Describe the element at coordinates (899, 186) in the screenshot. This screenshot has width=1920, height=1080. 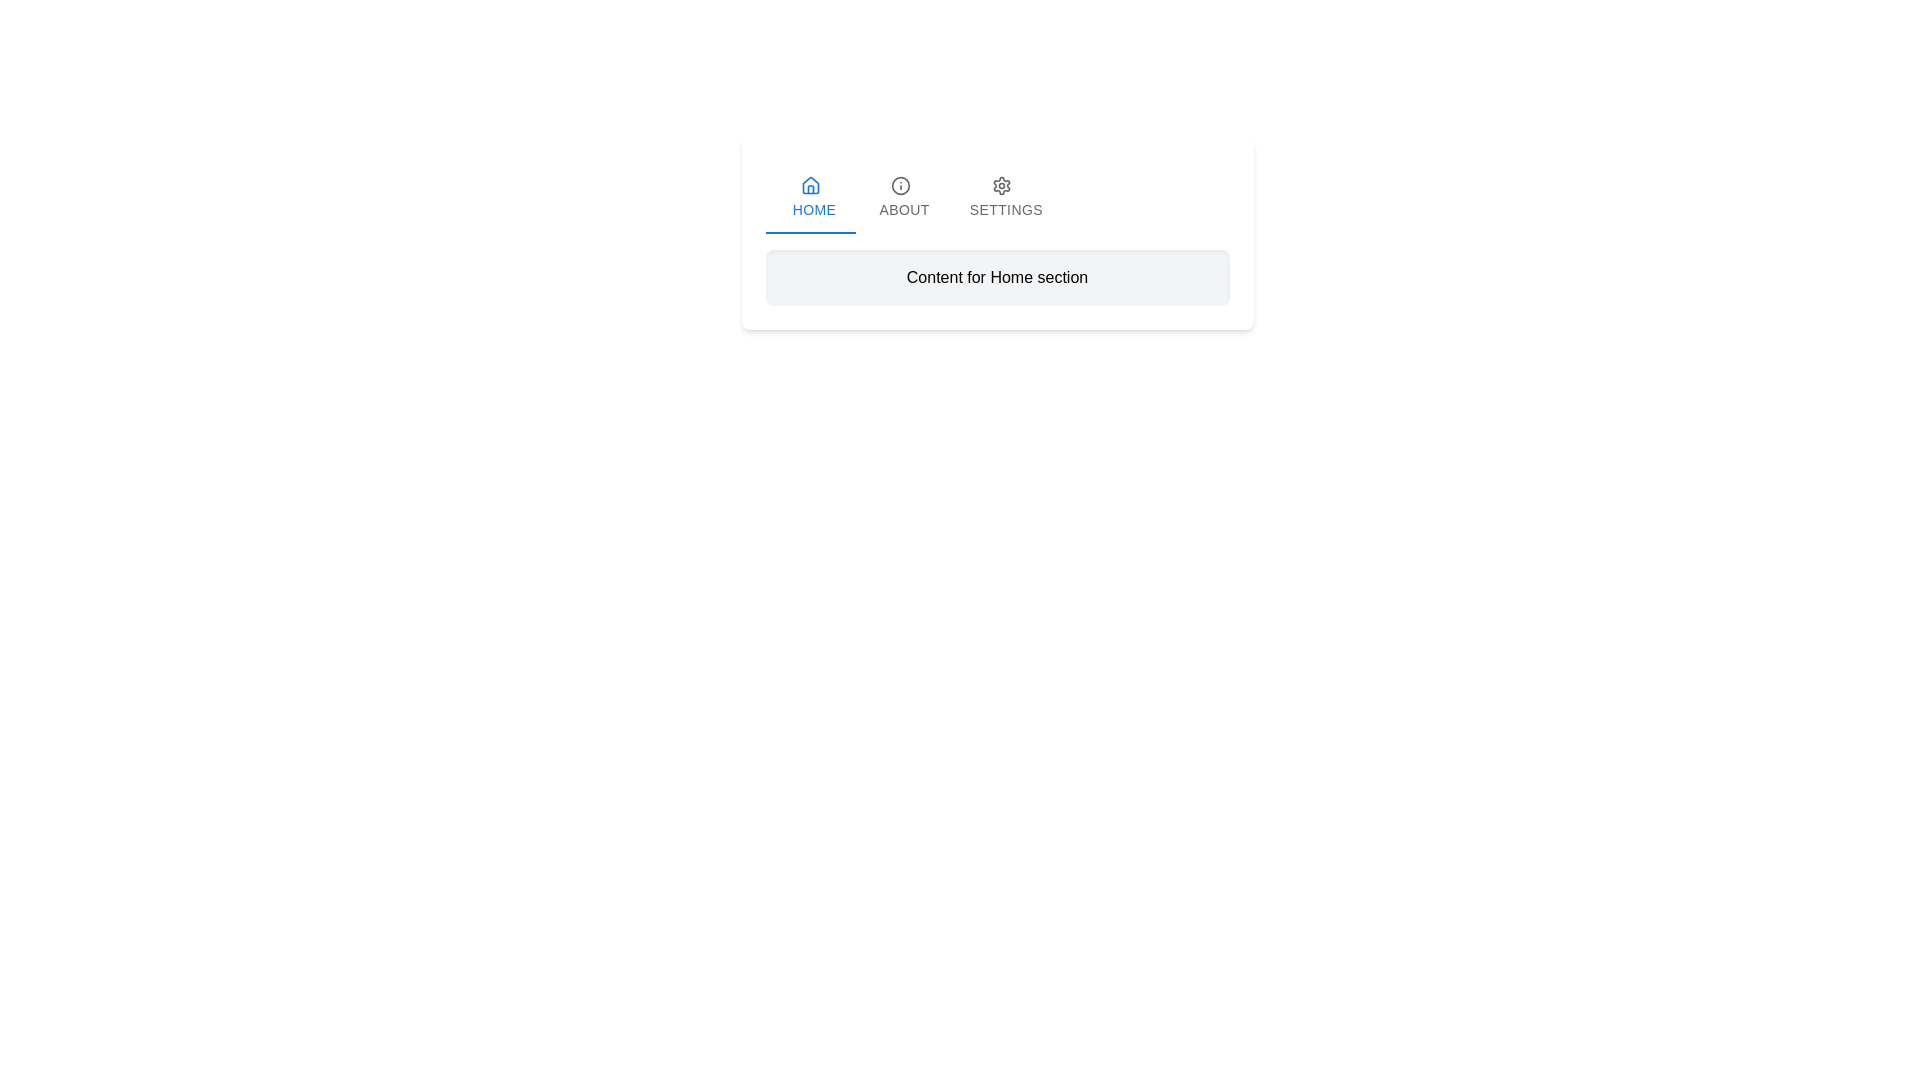
I see `the 'About' Icon, which is located above the 'ABOUT' text and between the 'HOME' and 'SETTINGS' tabs` at that location.